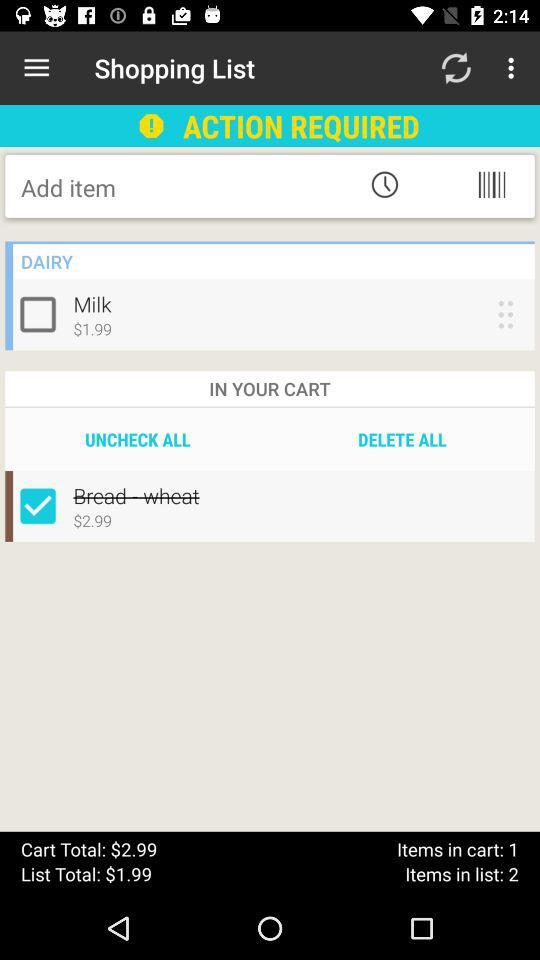 The image size is (540, 960). Describe the element at coordinates (42, 314) in the screenshot. I see `check option` at that location.